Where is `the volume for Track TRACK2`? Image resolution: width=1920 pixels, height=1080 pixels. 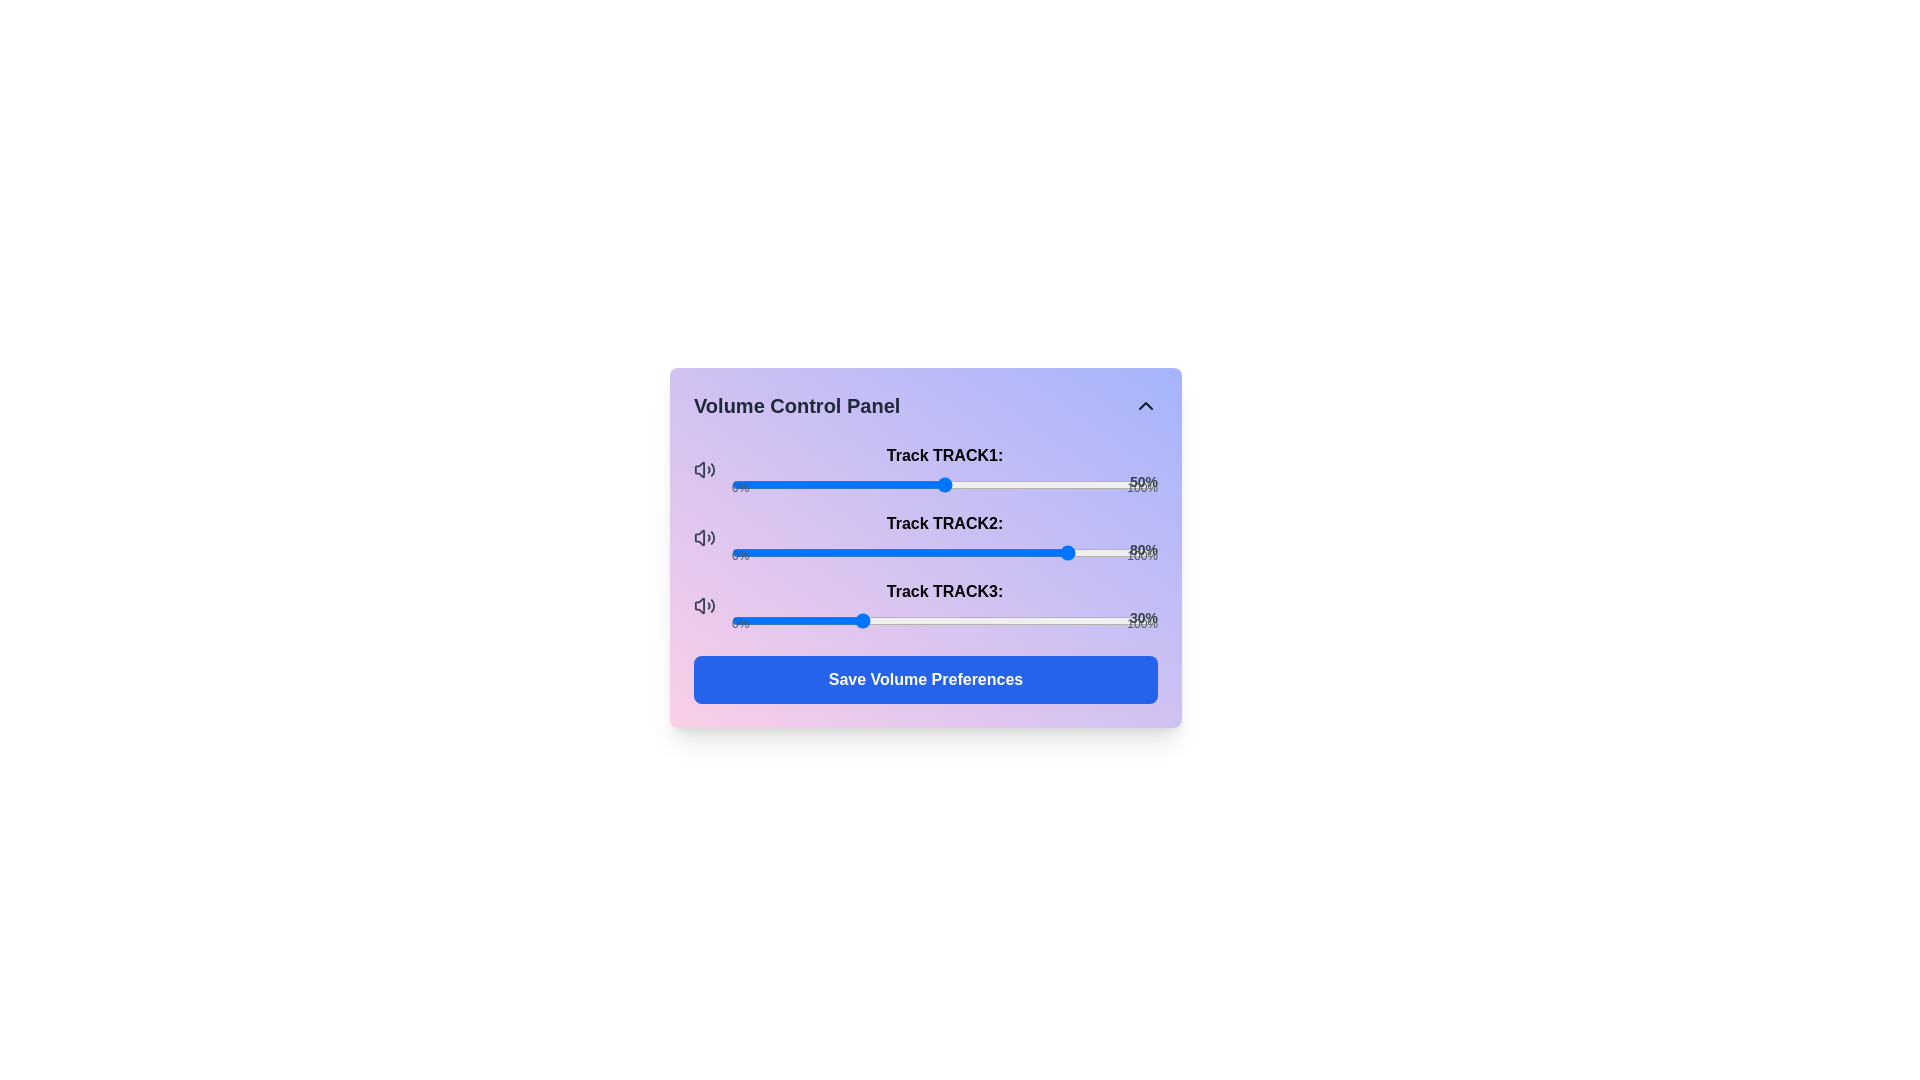
the volume for Track TRACK2 is located at coordinates (851, 552).